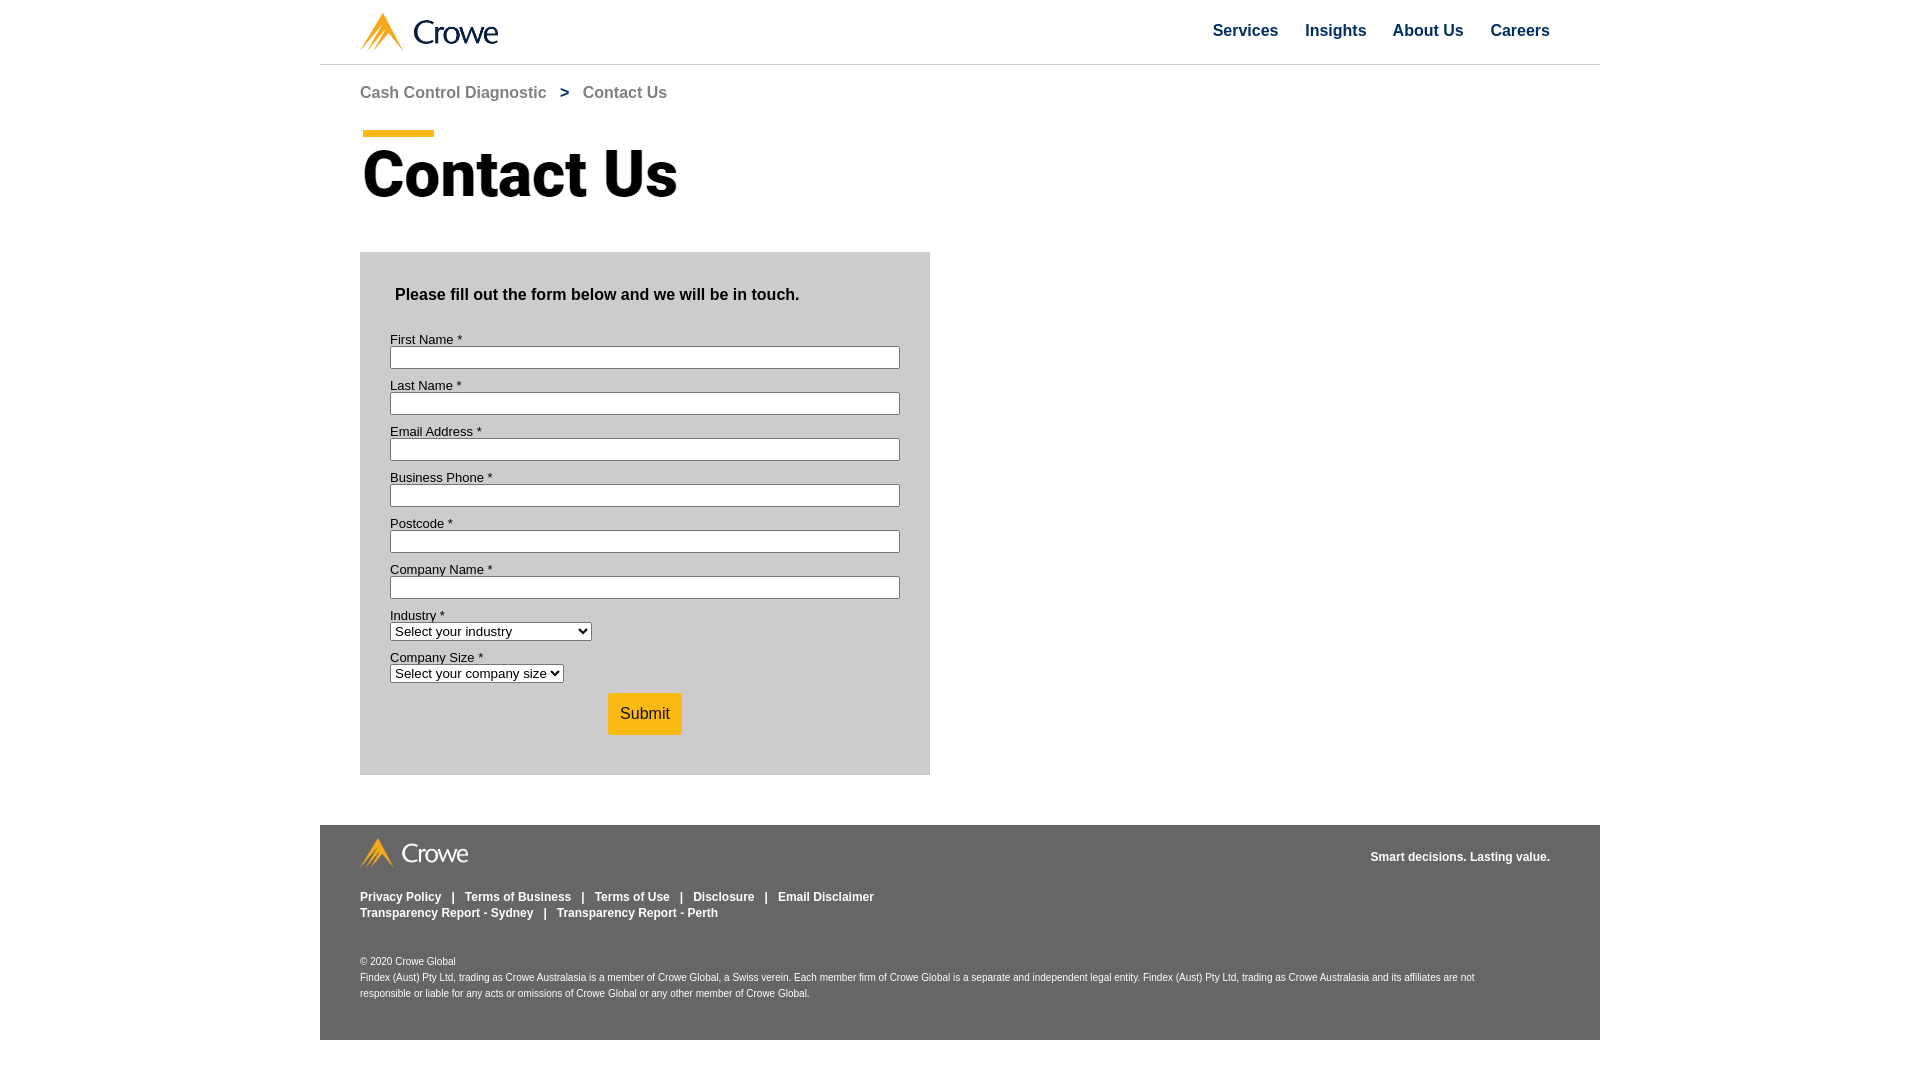 Image resolution: width=1920 pixels, height=1080 pixels. I want to click on 'Disclosure', so click(692, 896).